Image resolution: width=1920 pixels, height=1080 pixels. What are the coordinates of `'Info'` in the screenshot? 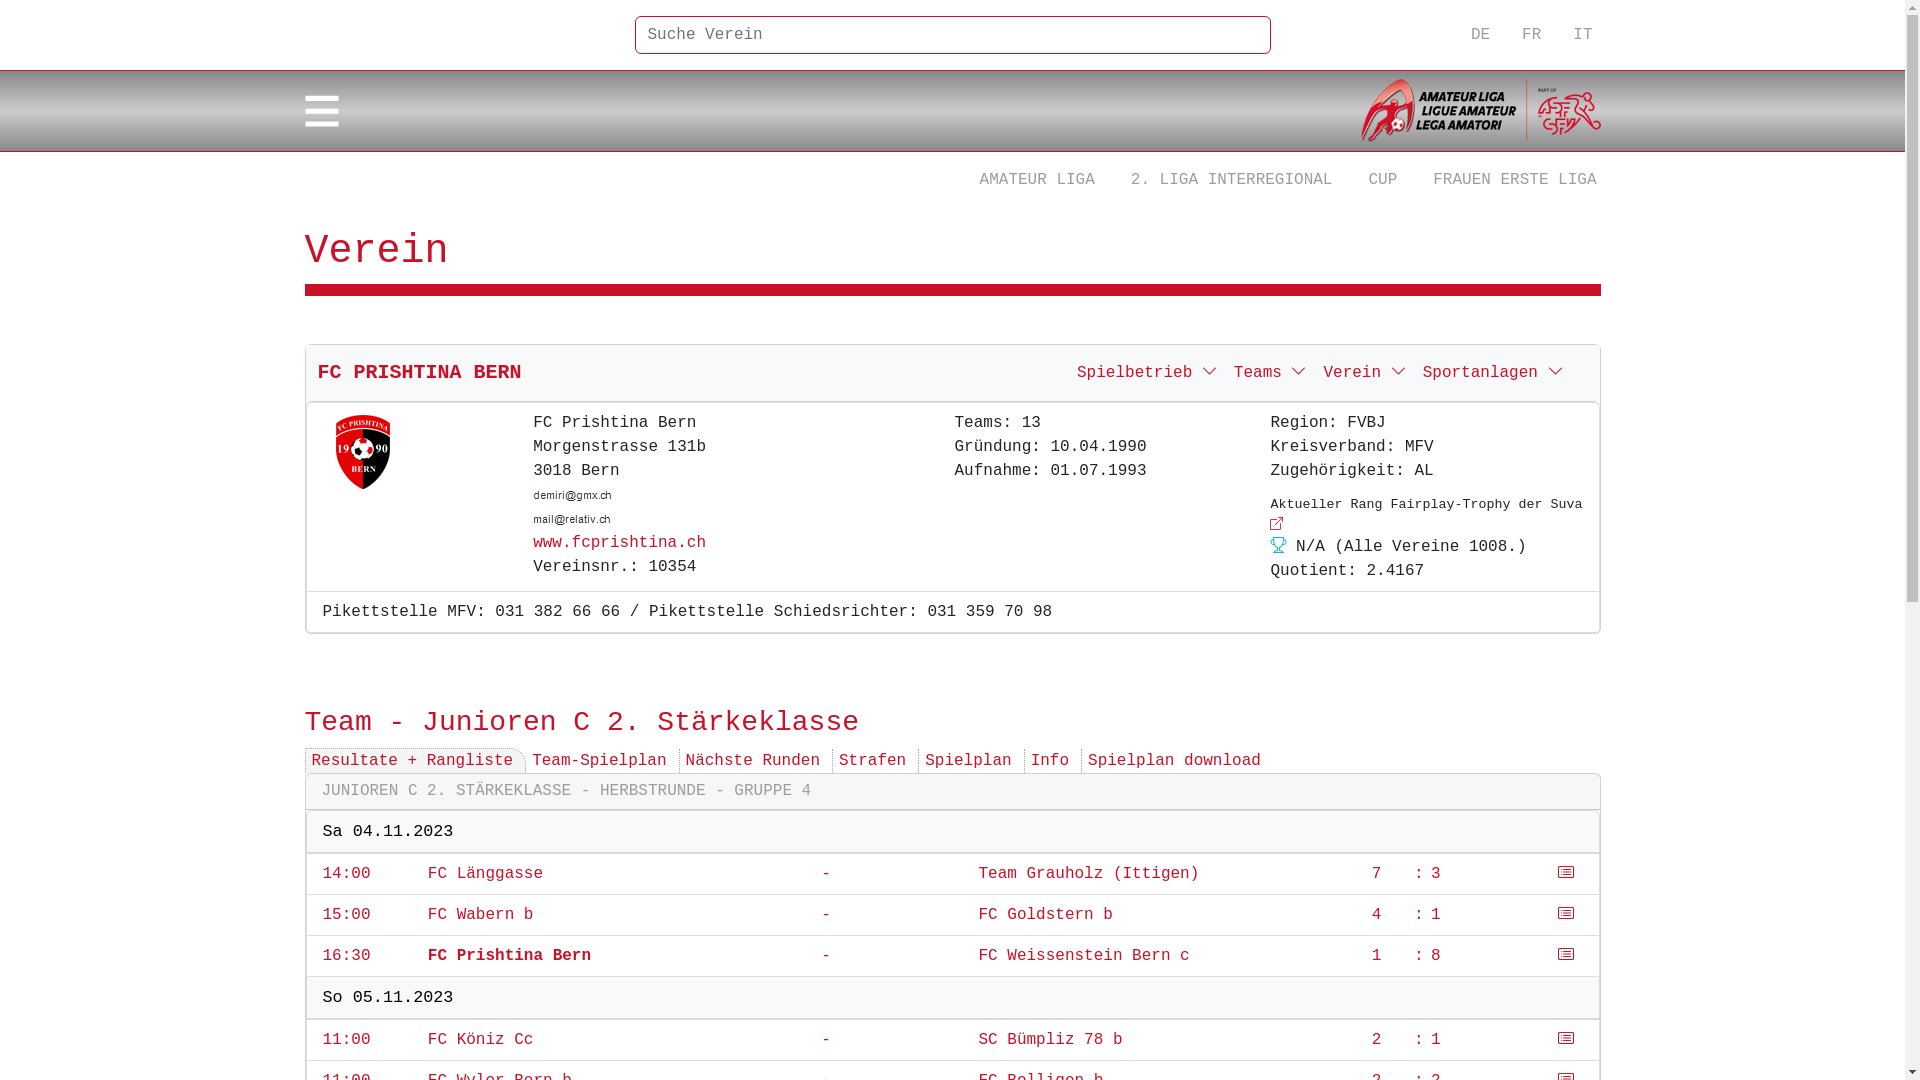 It's located at (1049, 760).